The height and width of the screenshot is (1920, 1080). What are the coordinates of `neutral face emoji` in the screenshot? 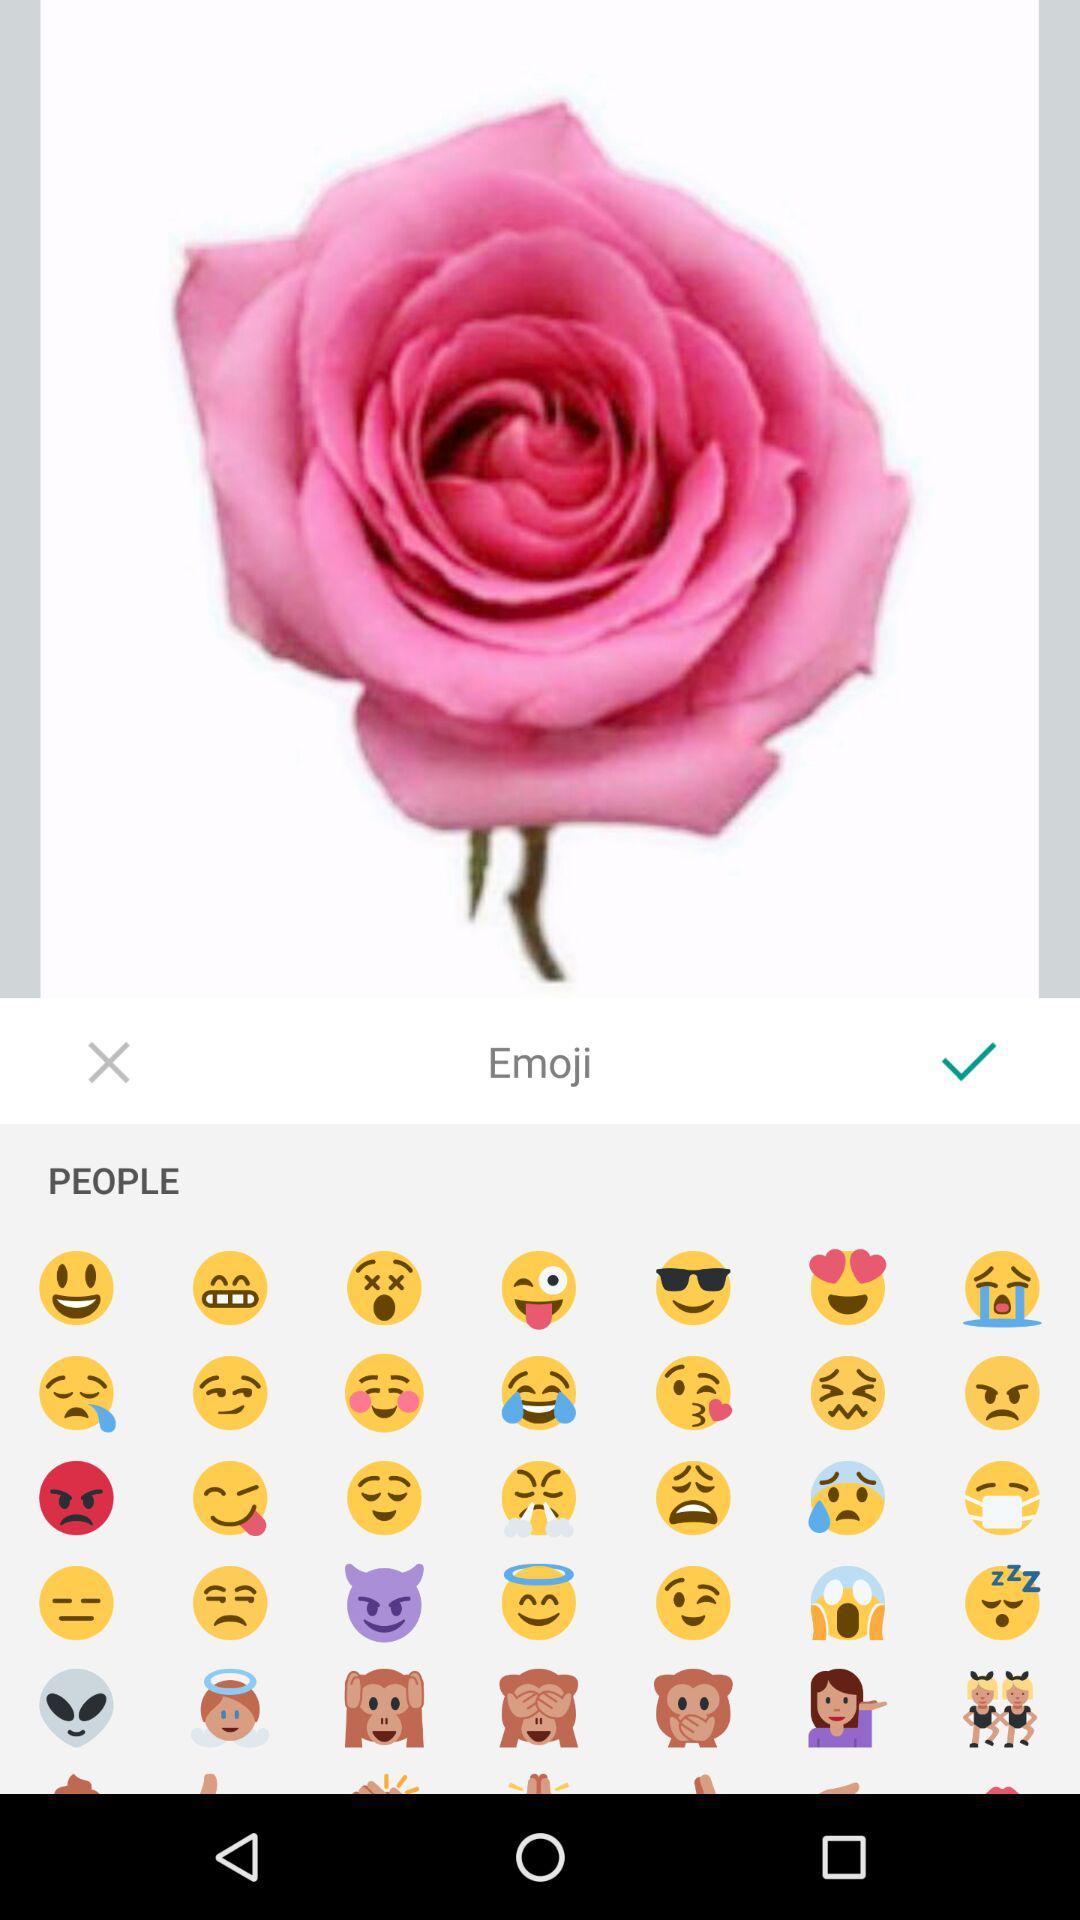 It's located at (75, 1603).